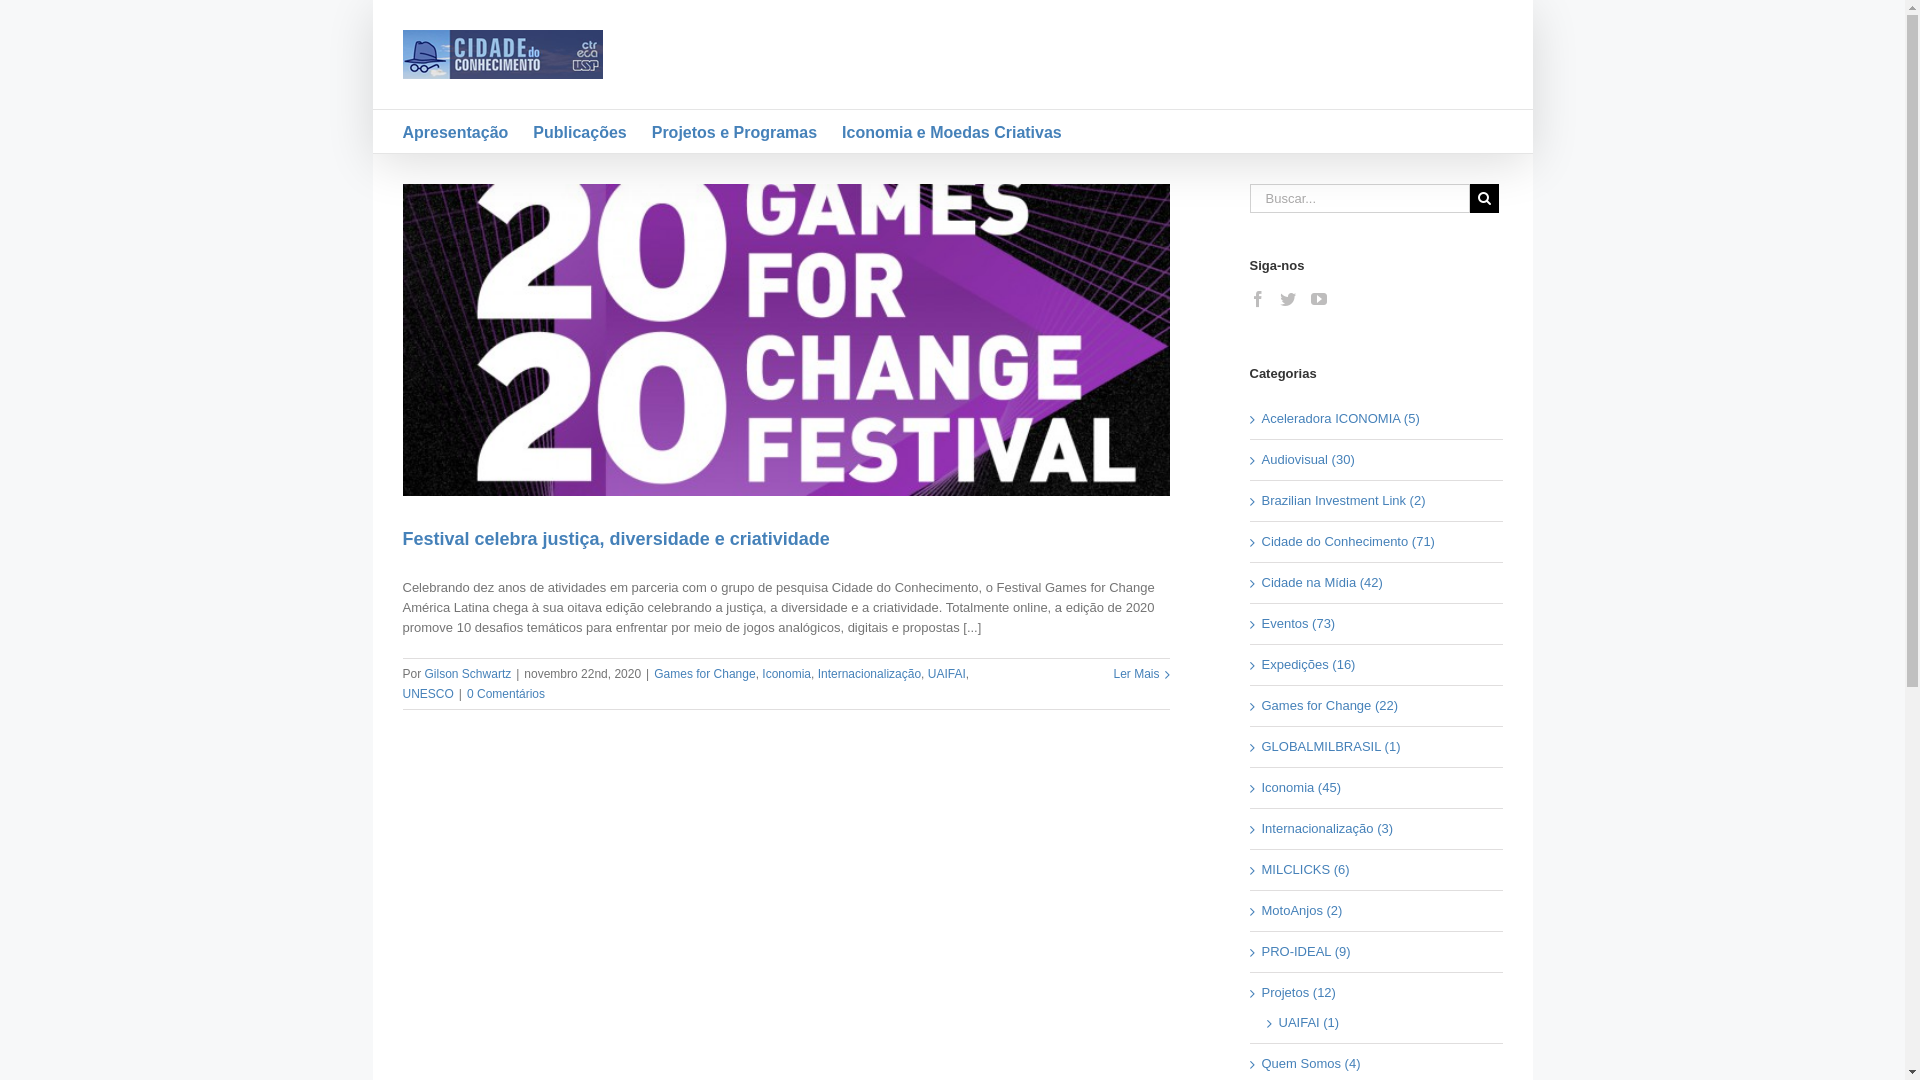 Image resolution: width=1920 pixels, height=1080 pixels. Describe the element at coordinates (1376, 869) in the screenshot. I see `'MILCLICKS (6)'` at that location.